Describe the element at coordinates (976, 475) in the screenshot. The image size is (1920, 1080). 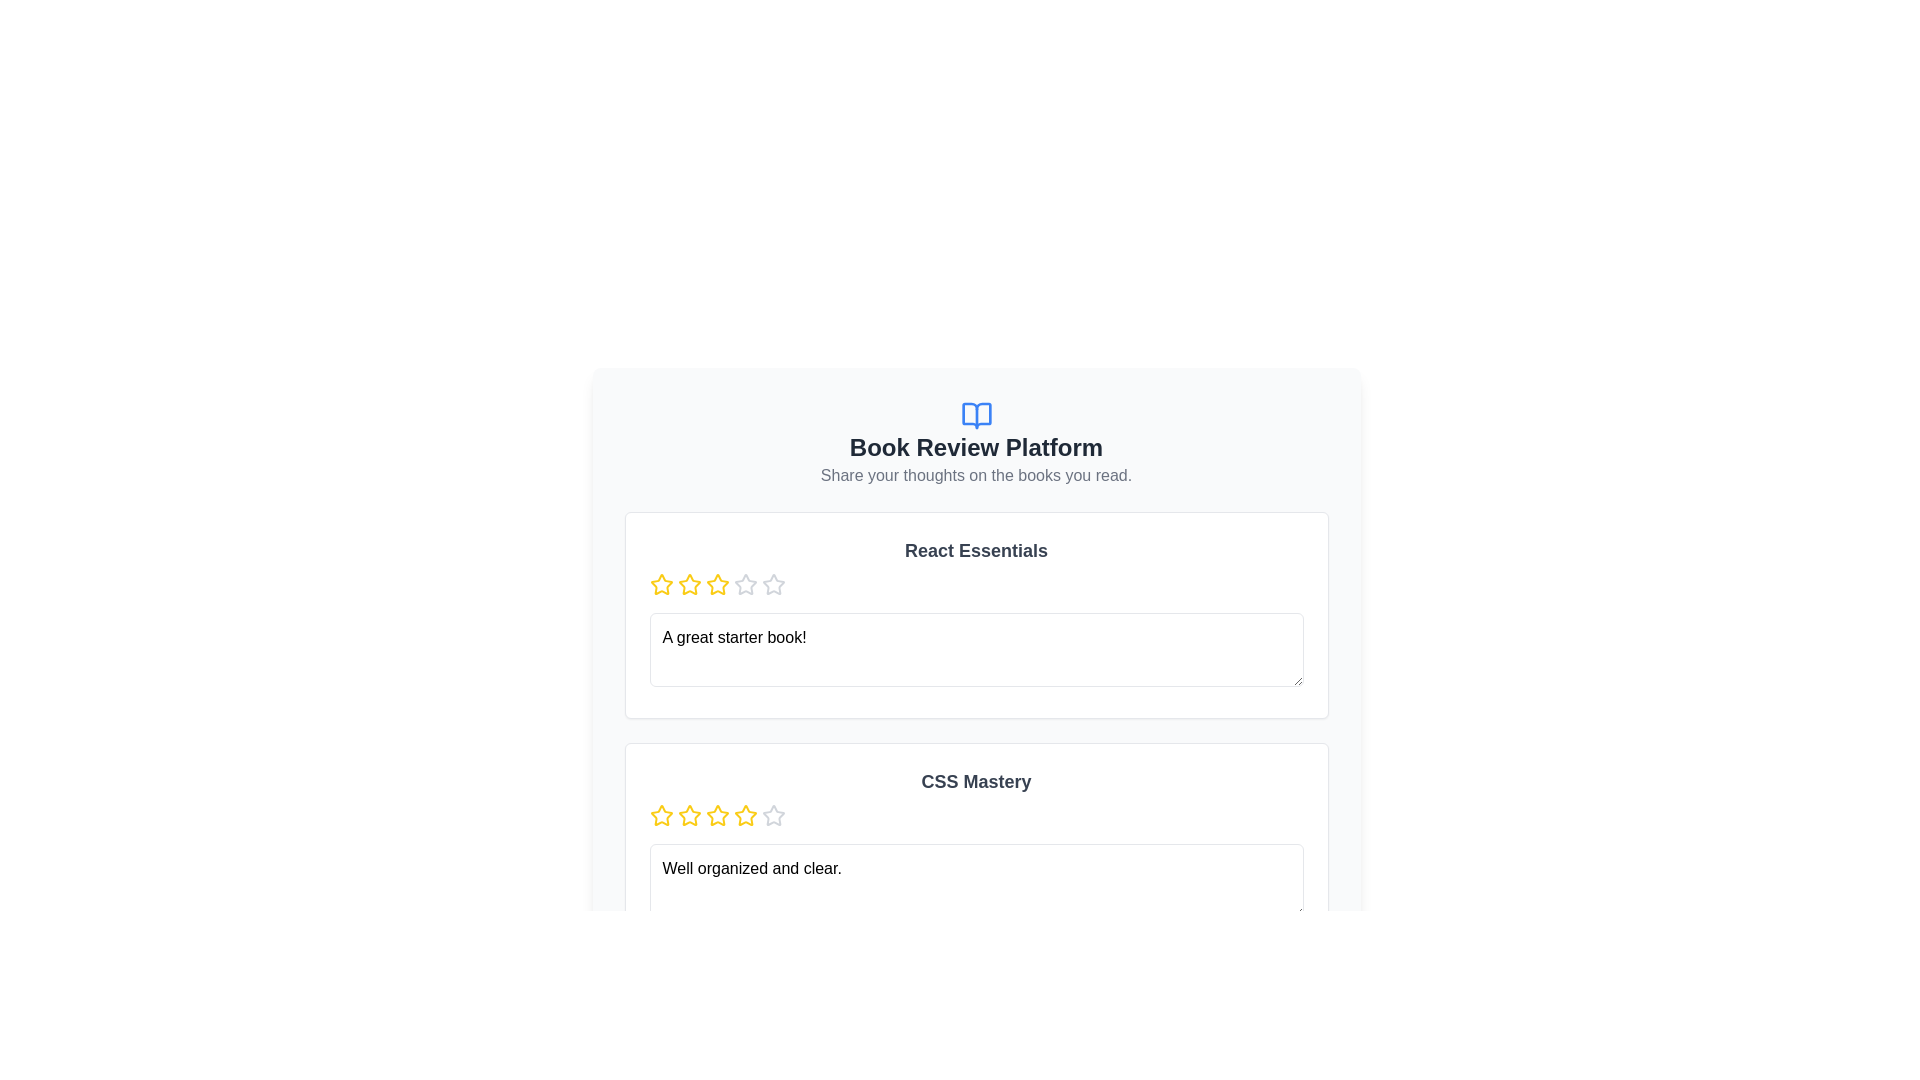
I see `the descriptive text label encouraging users to engage with the platform, located centrally below the title 'Book Review Platform' and above the book reviews section` at that location.